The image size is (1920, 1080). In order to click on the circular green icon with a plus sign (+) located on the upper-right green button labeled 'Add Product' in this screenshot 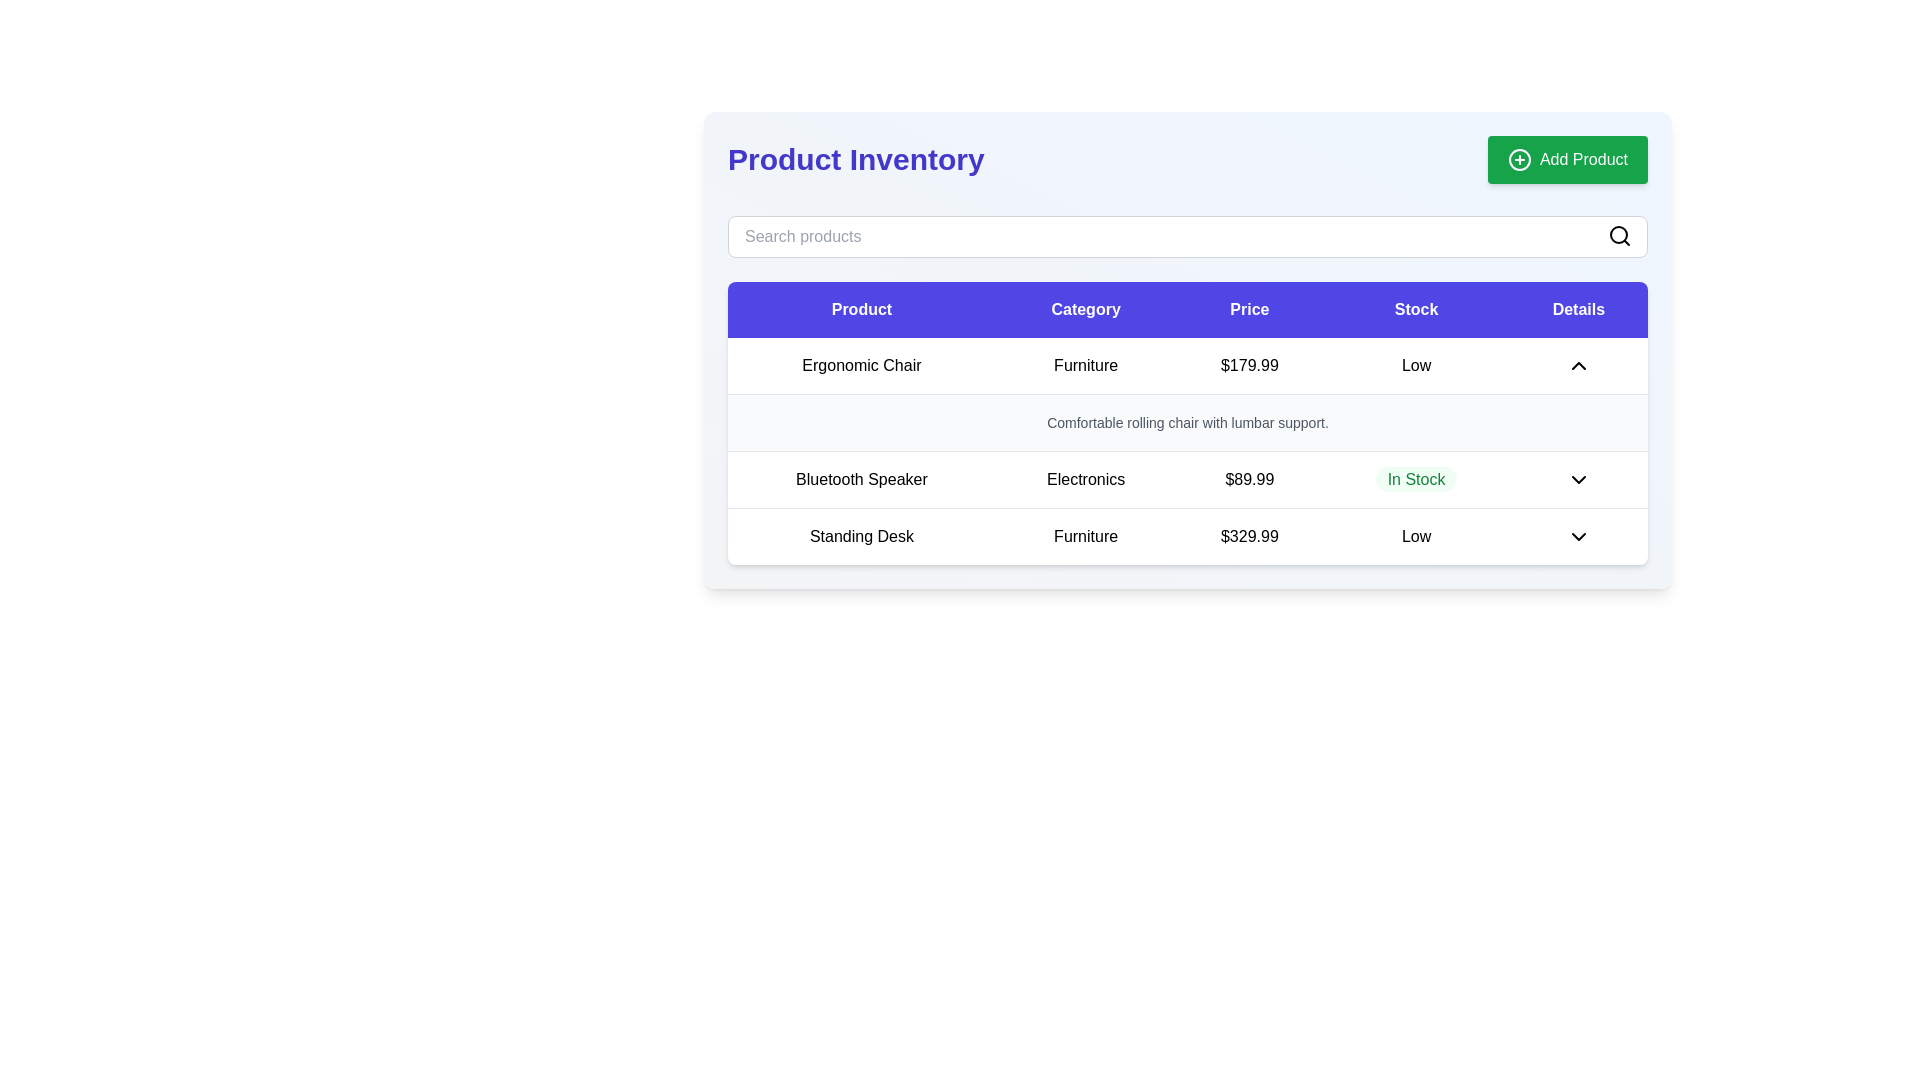, I will do `click(1519, 158)`.